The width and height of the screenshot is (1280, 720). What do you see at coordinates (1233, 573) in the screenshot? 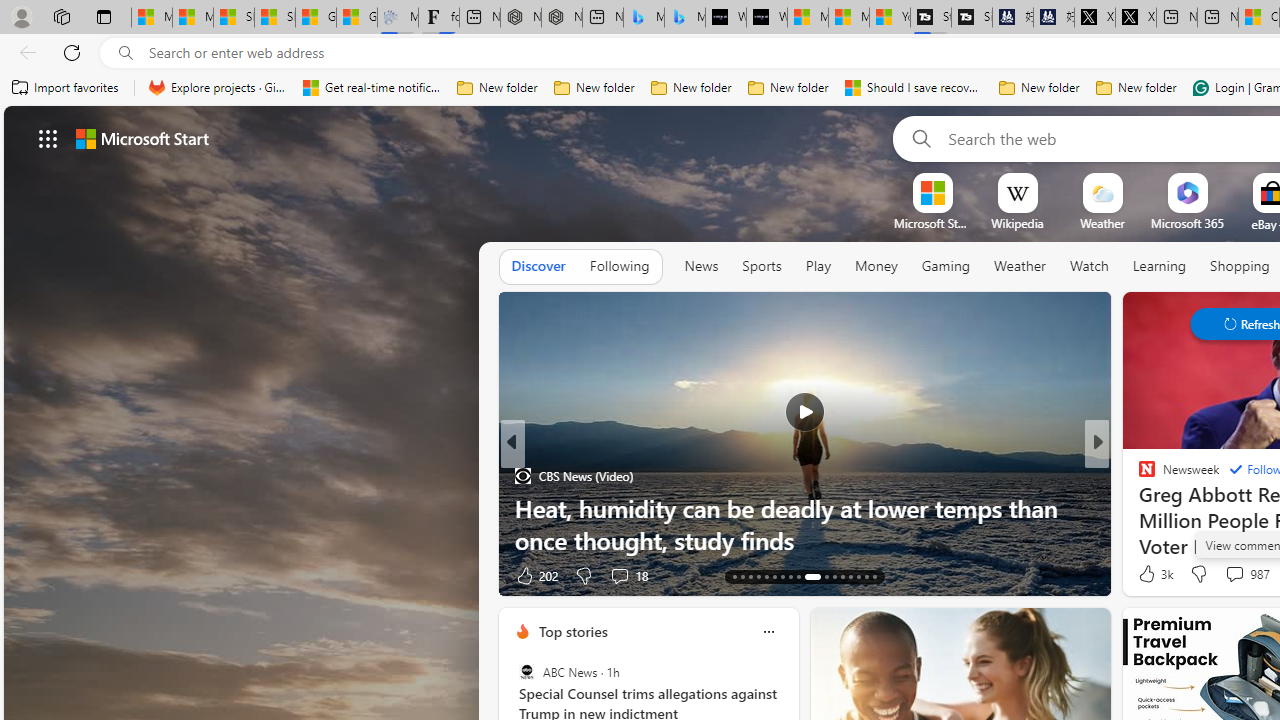
I see `'View comments 987 Comment'` at bounding box center [1233, 573].